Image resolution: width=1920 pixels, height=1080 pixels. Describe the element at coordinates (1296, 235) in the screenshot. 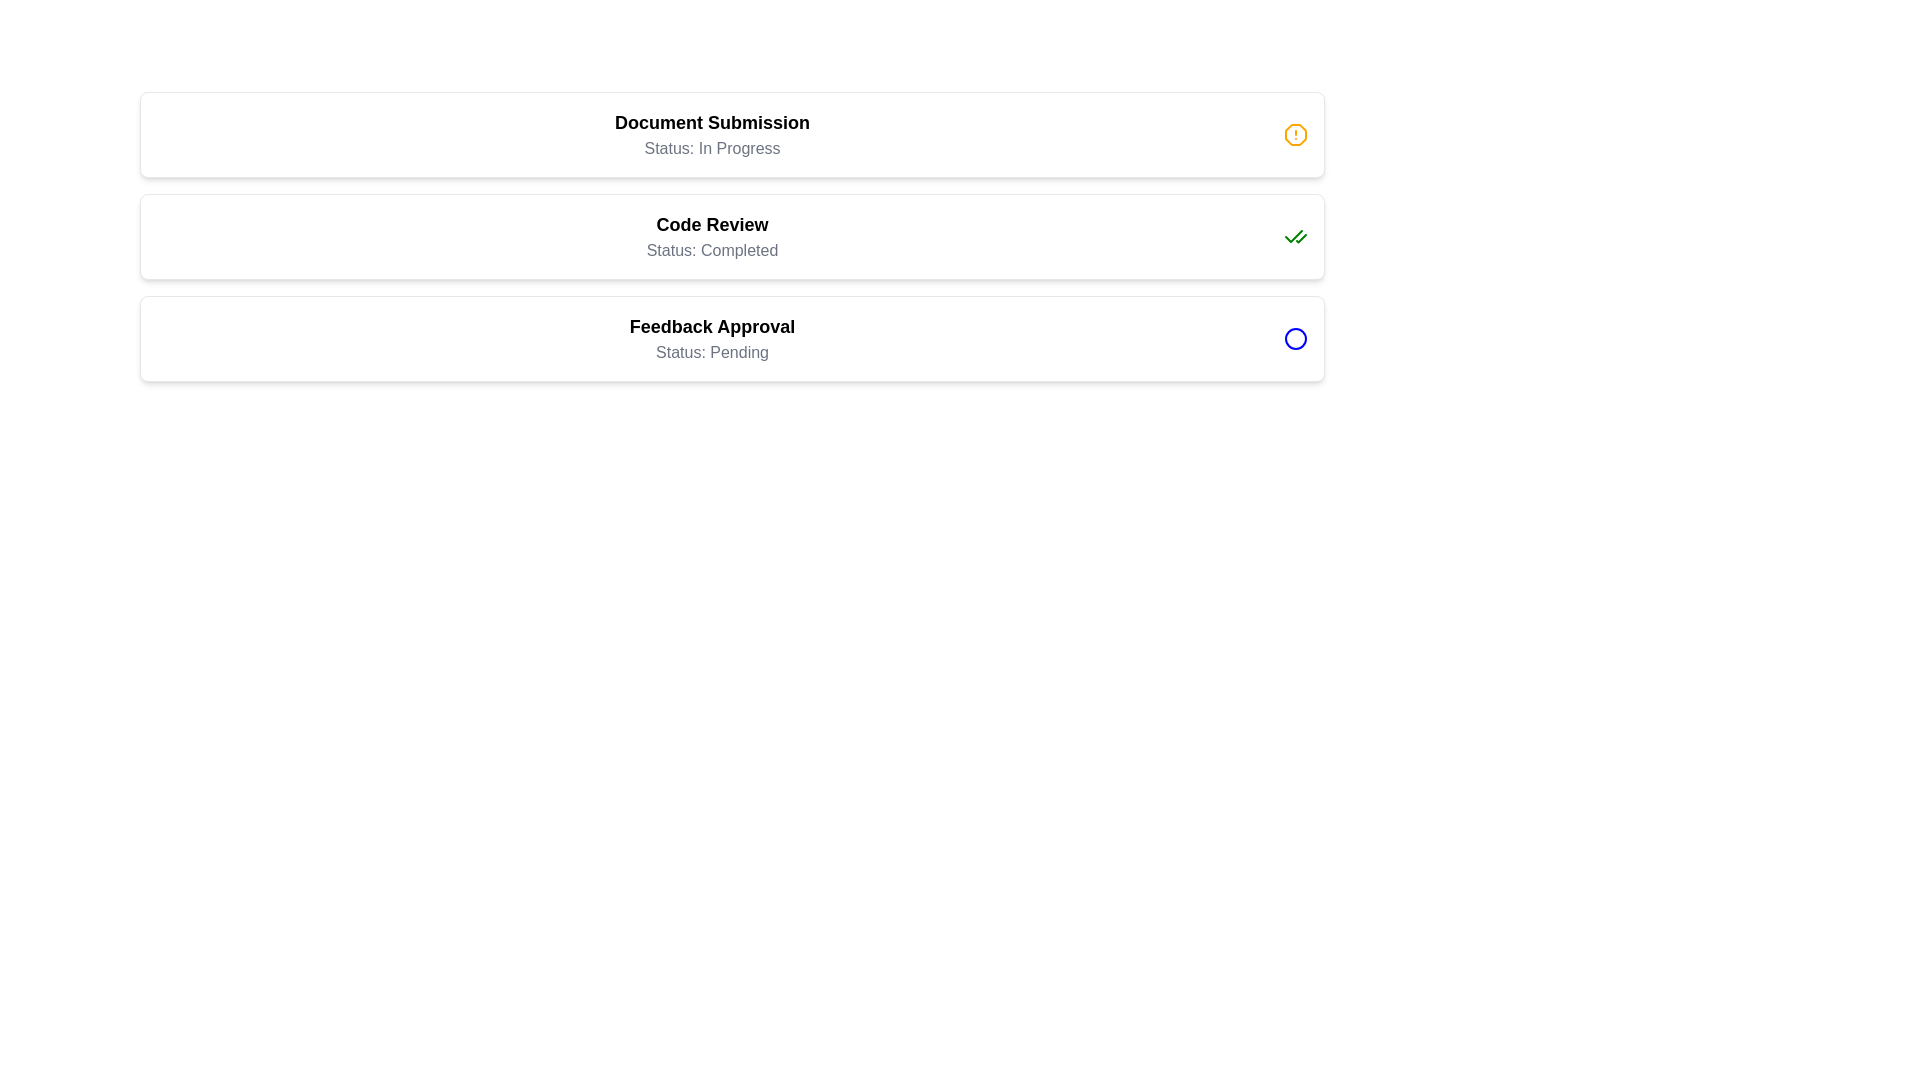

I see `the green double-checkmark icon indicating the 'Completed' status of the 'Code Review' item, located in the top-right corner of the second card` at that location.